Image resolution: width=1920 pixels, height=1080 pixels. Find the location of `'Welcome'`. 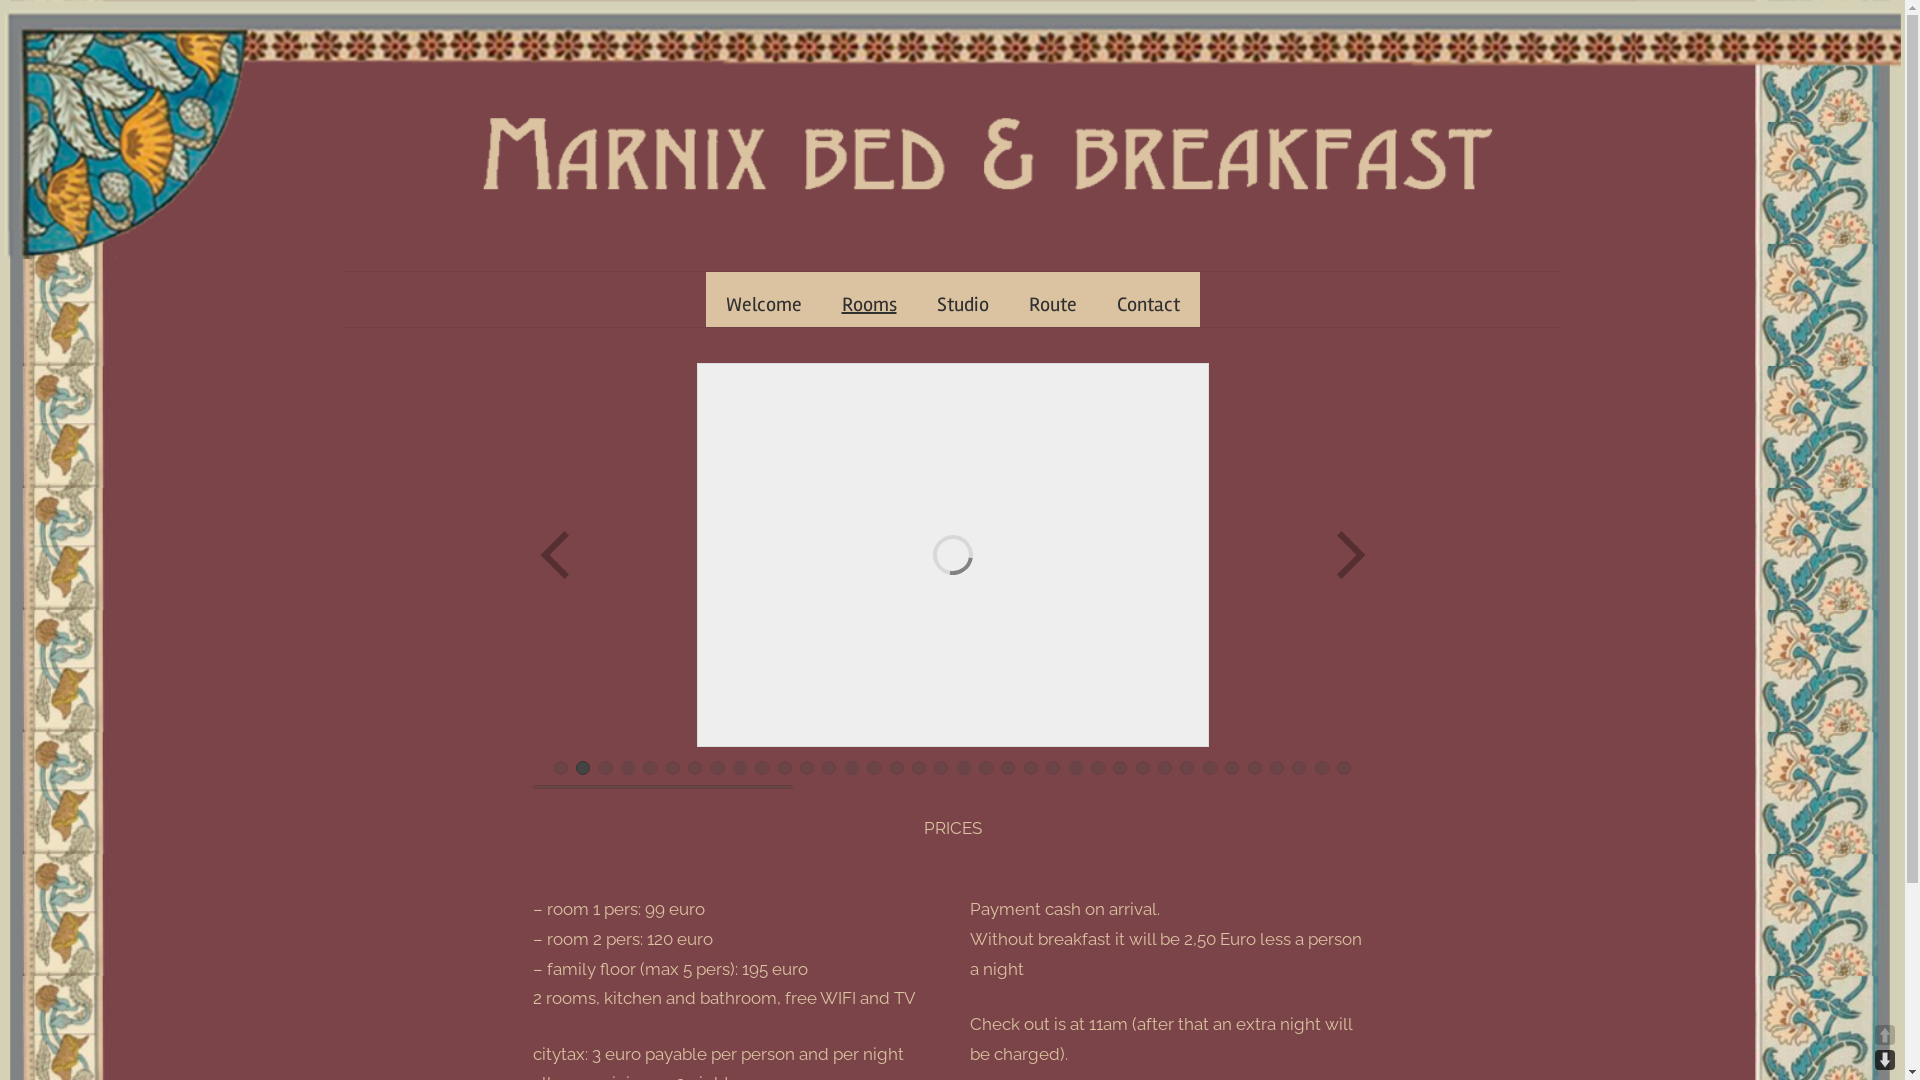

'Welcome' is located at coordinates (762, 304).